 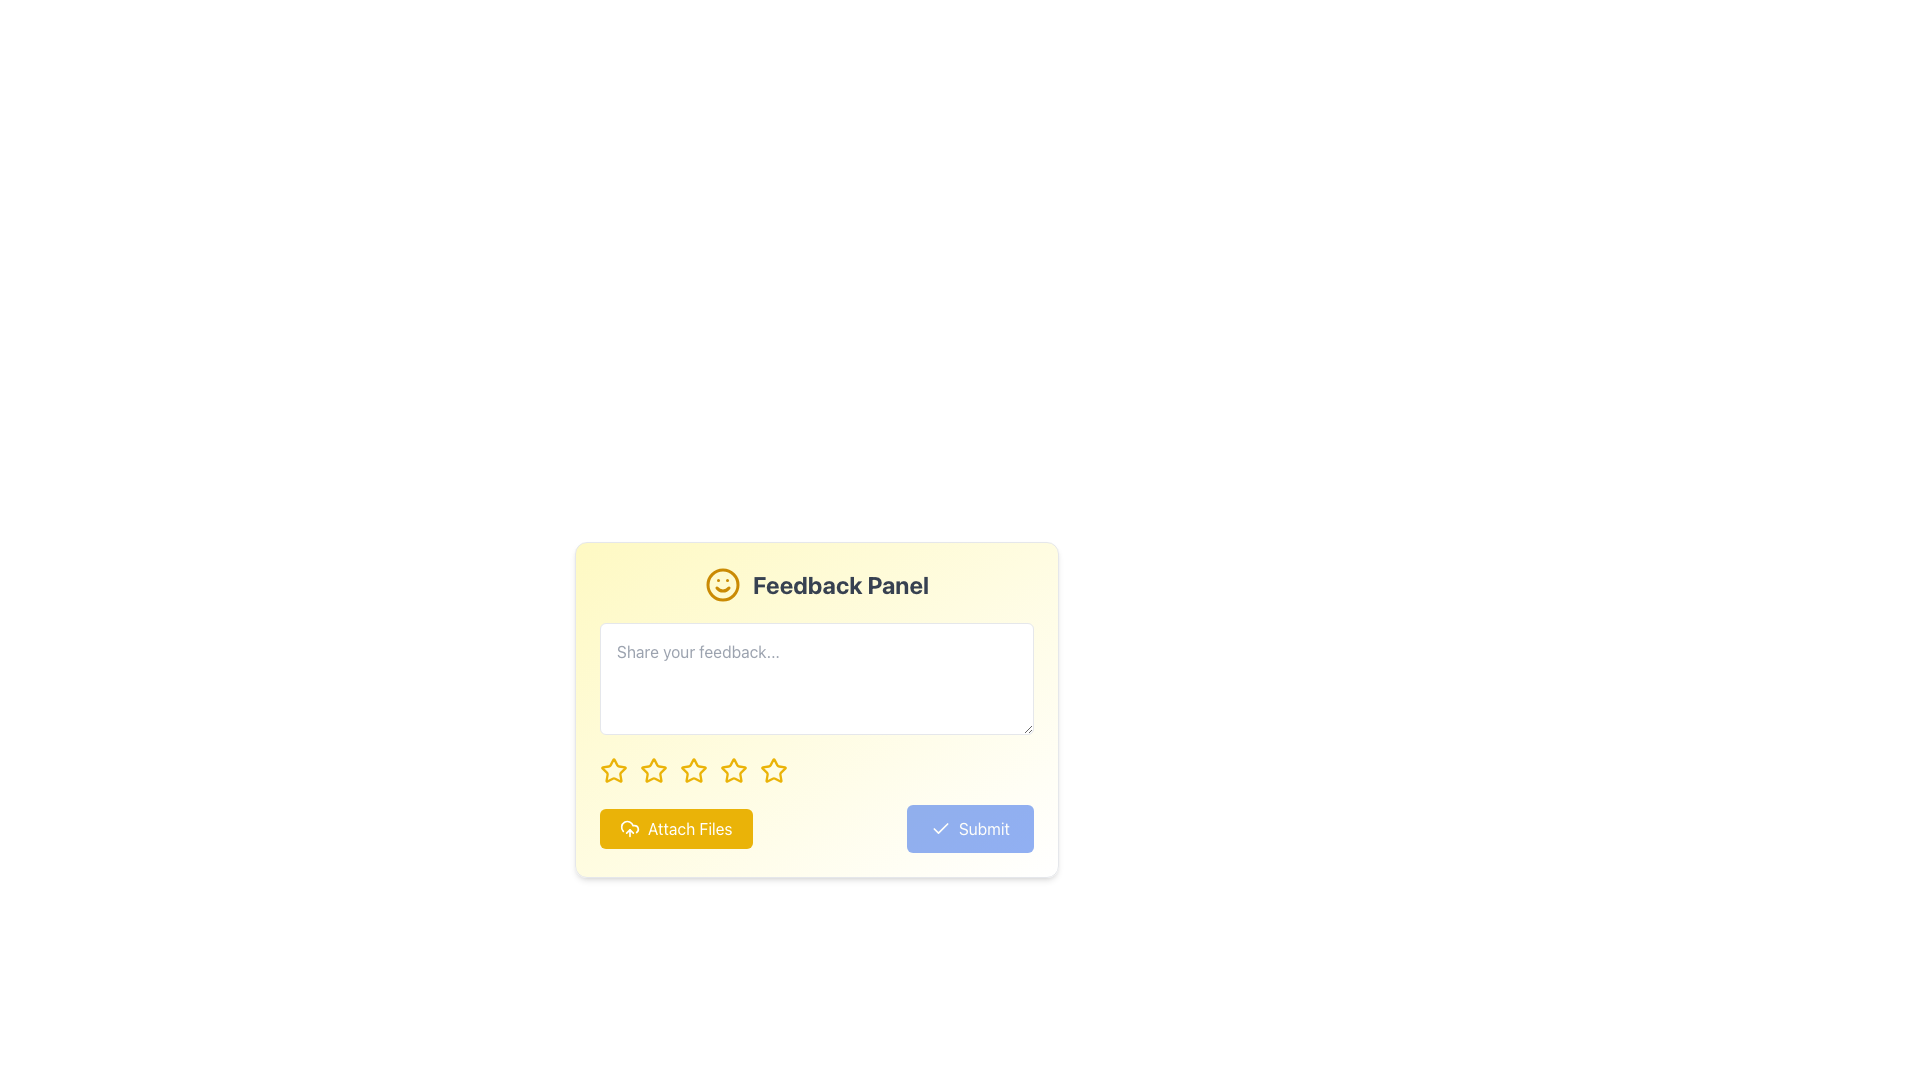 I want to click on the third rating star icon, so click(x=694, y=770).